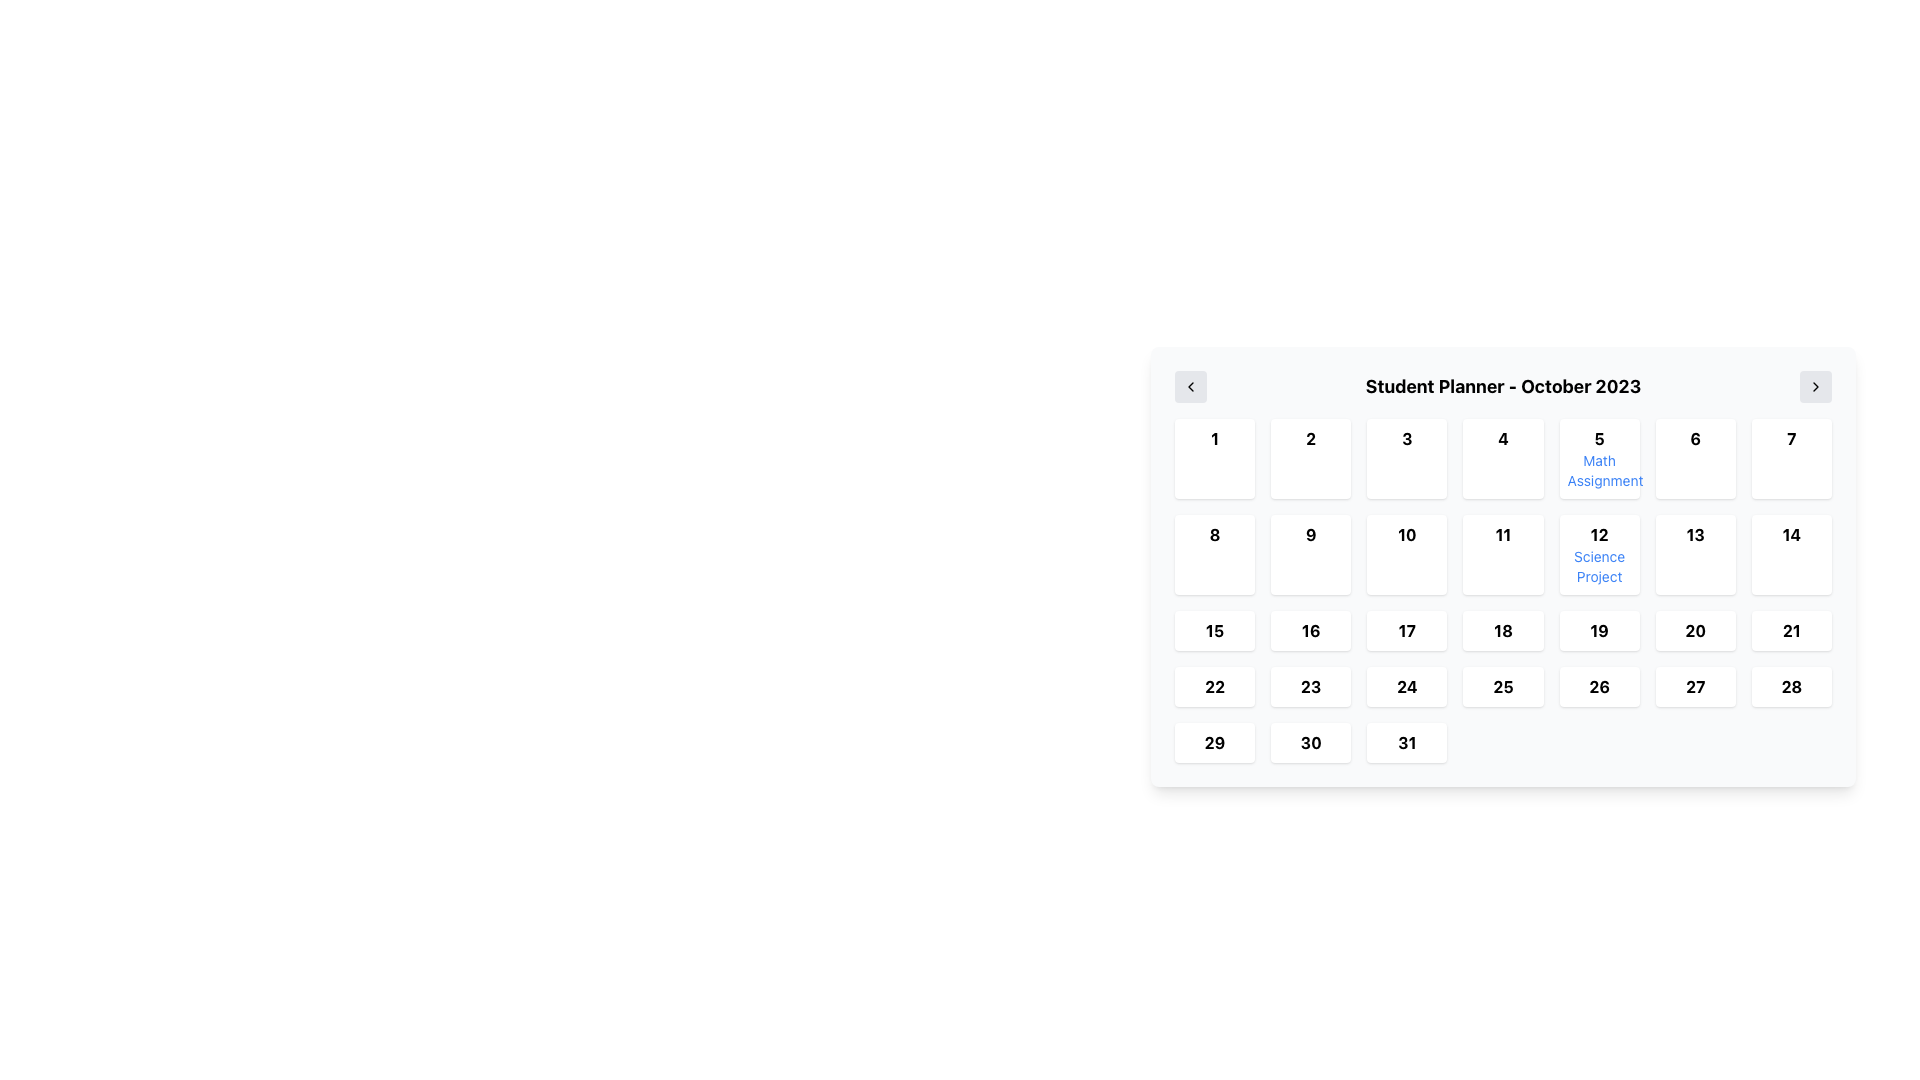 The image size is (1920, 1080). What do you see at coordinates (1791, 459) in the screenshot?
I see `the Calendar Day Box representing the seventh day of the month` at bounding box center [1791, 459].